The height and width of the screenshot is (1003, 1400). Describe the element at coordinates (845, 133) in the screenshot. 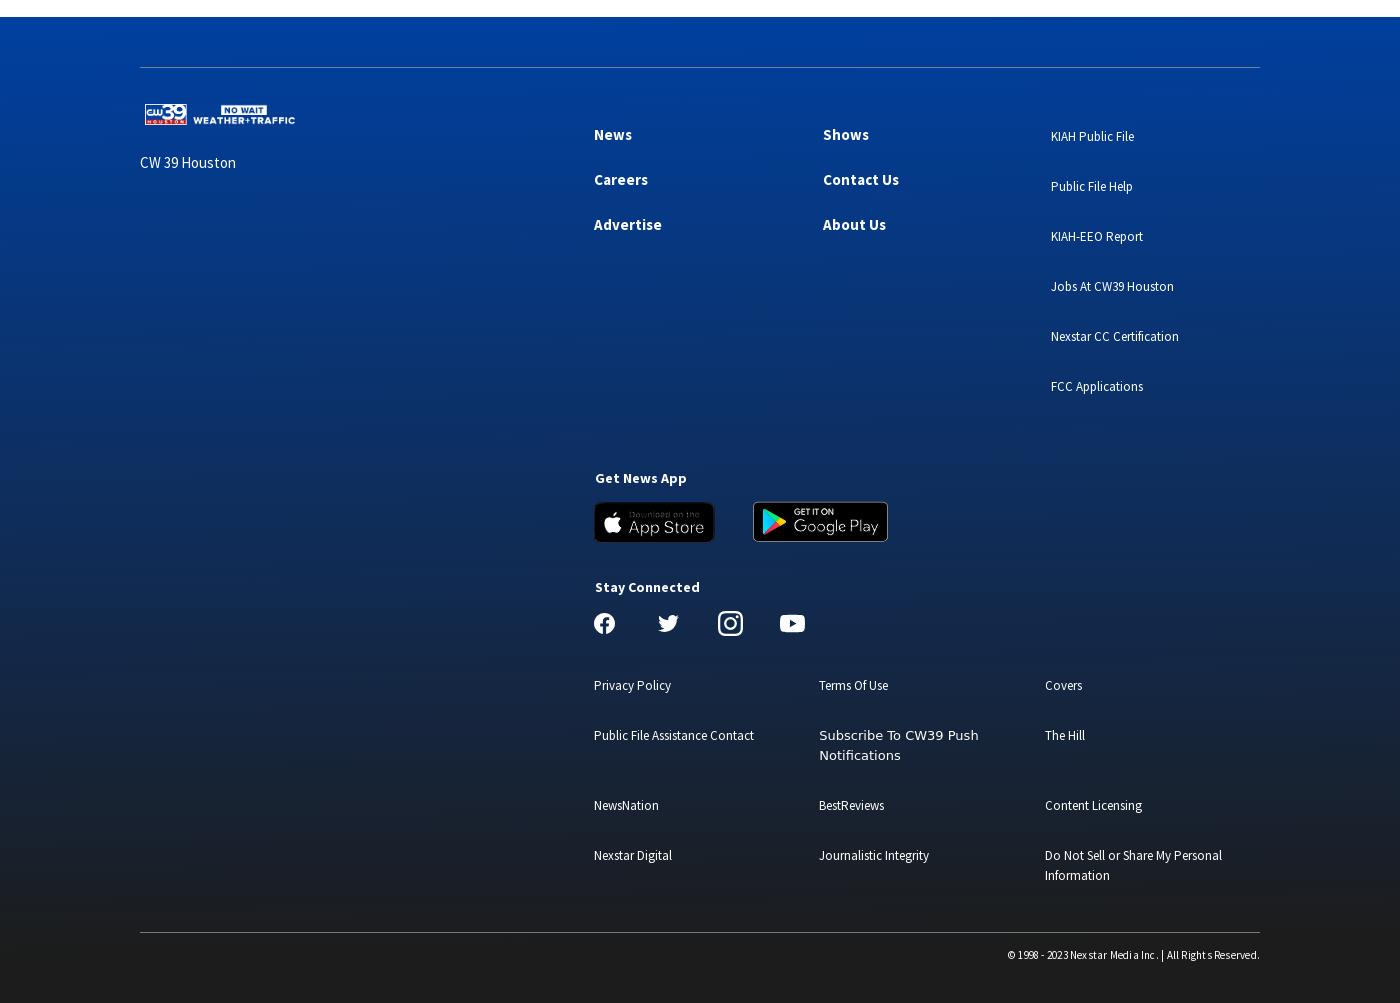

I see `'Shows'` at that location.